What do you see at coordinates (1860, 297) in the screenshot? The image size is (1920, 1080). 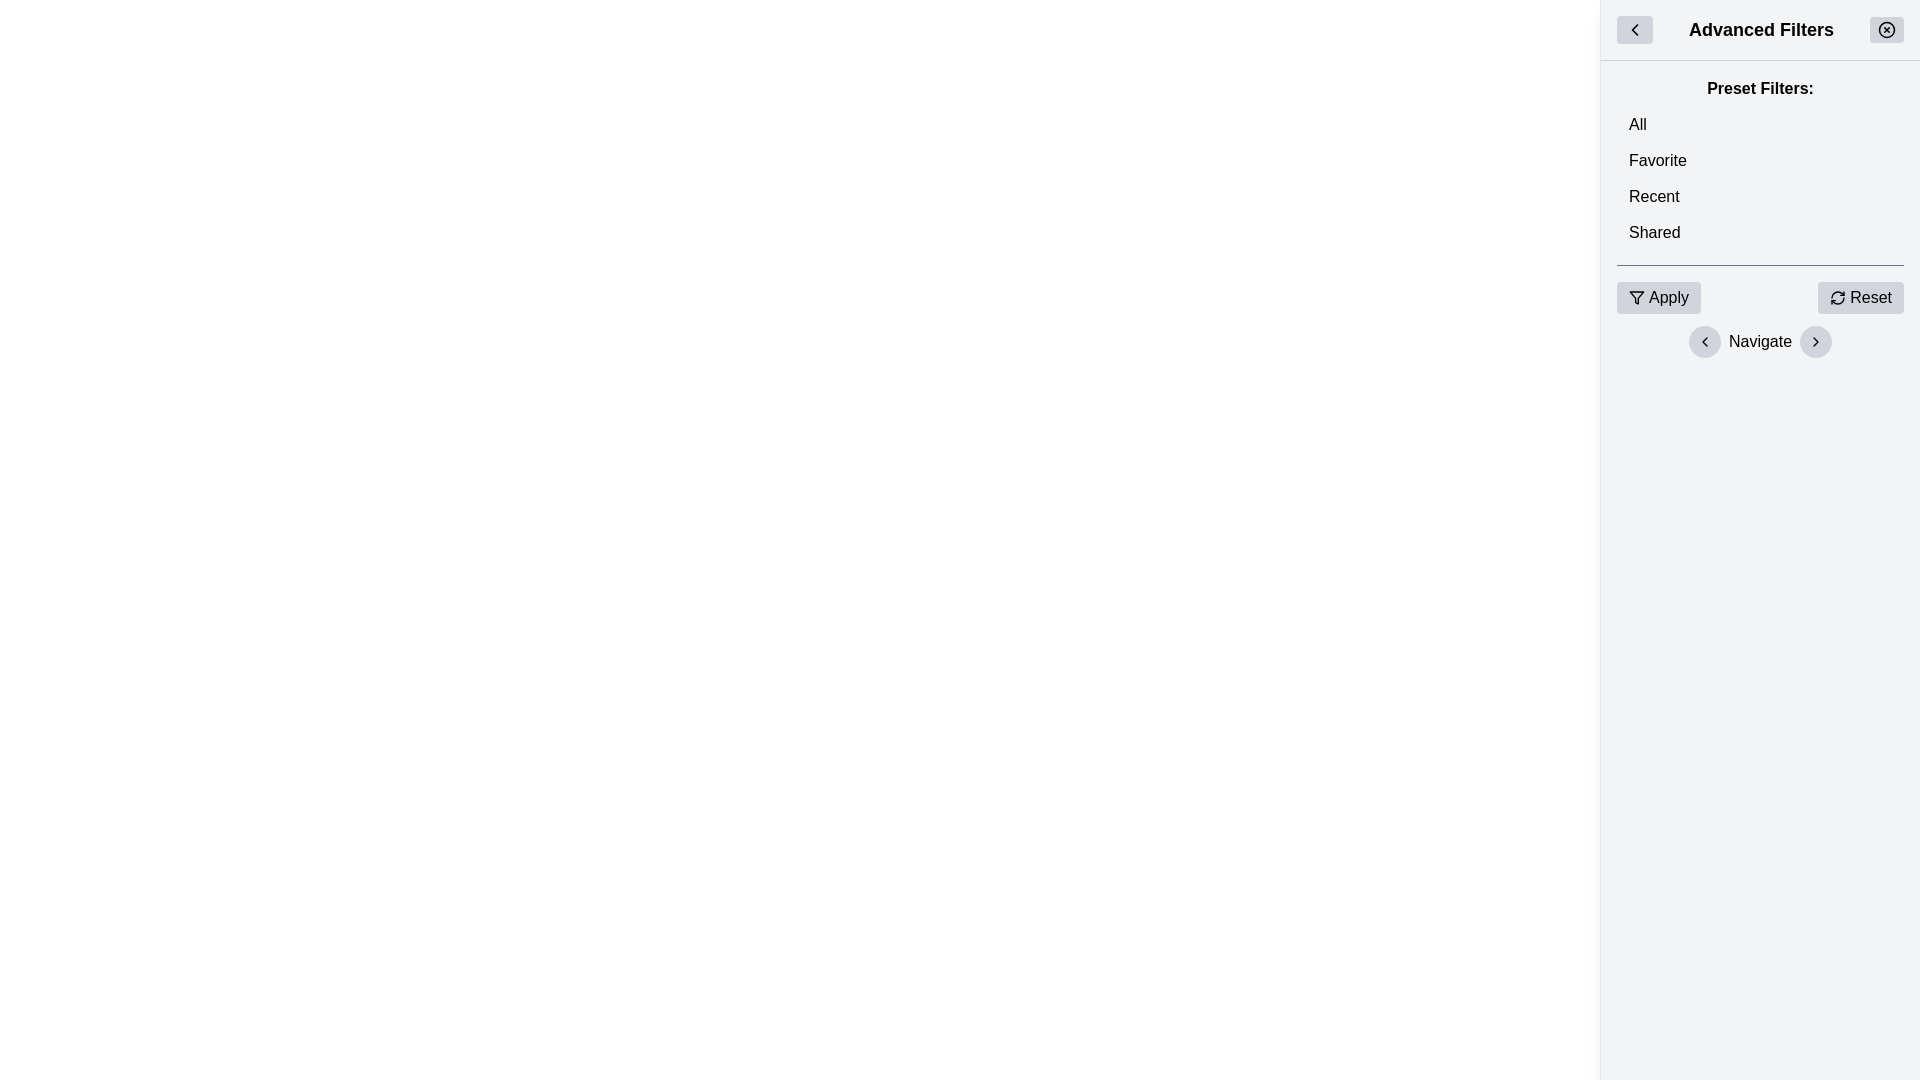 I see `the 'Reset' button, which is a rectangular button with a light gray background and an icon of two circular arrows, located on the right-hand side of the row containing the 'Apply' button` at bounding box center [1860, 297].